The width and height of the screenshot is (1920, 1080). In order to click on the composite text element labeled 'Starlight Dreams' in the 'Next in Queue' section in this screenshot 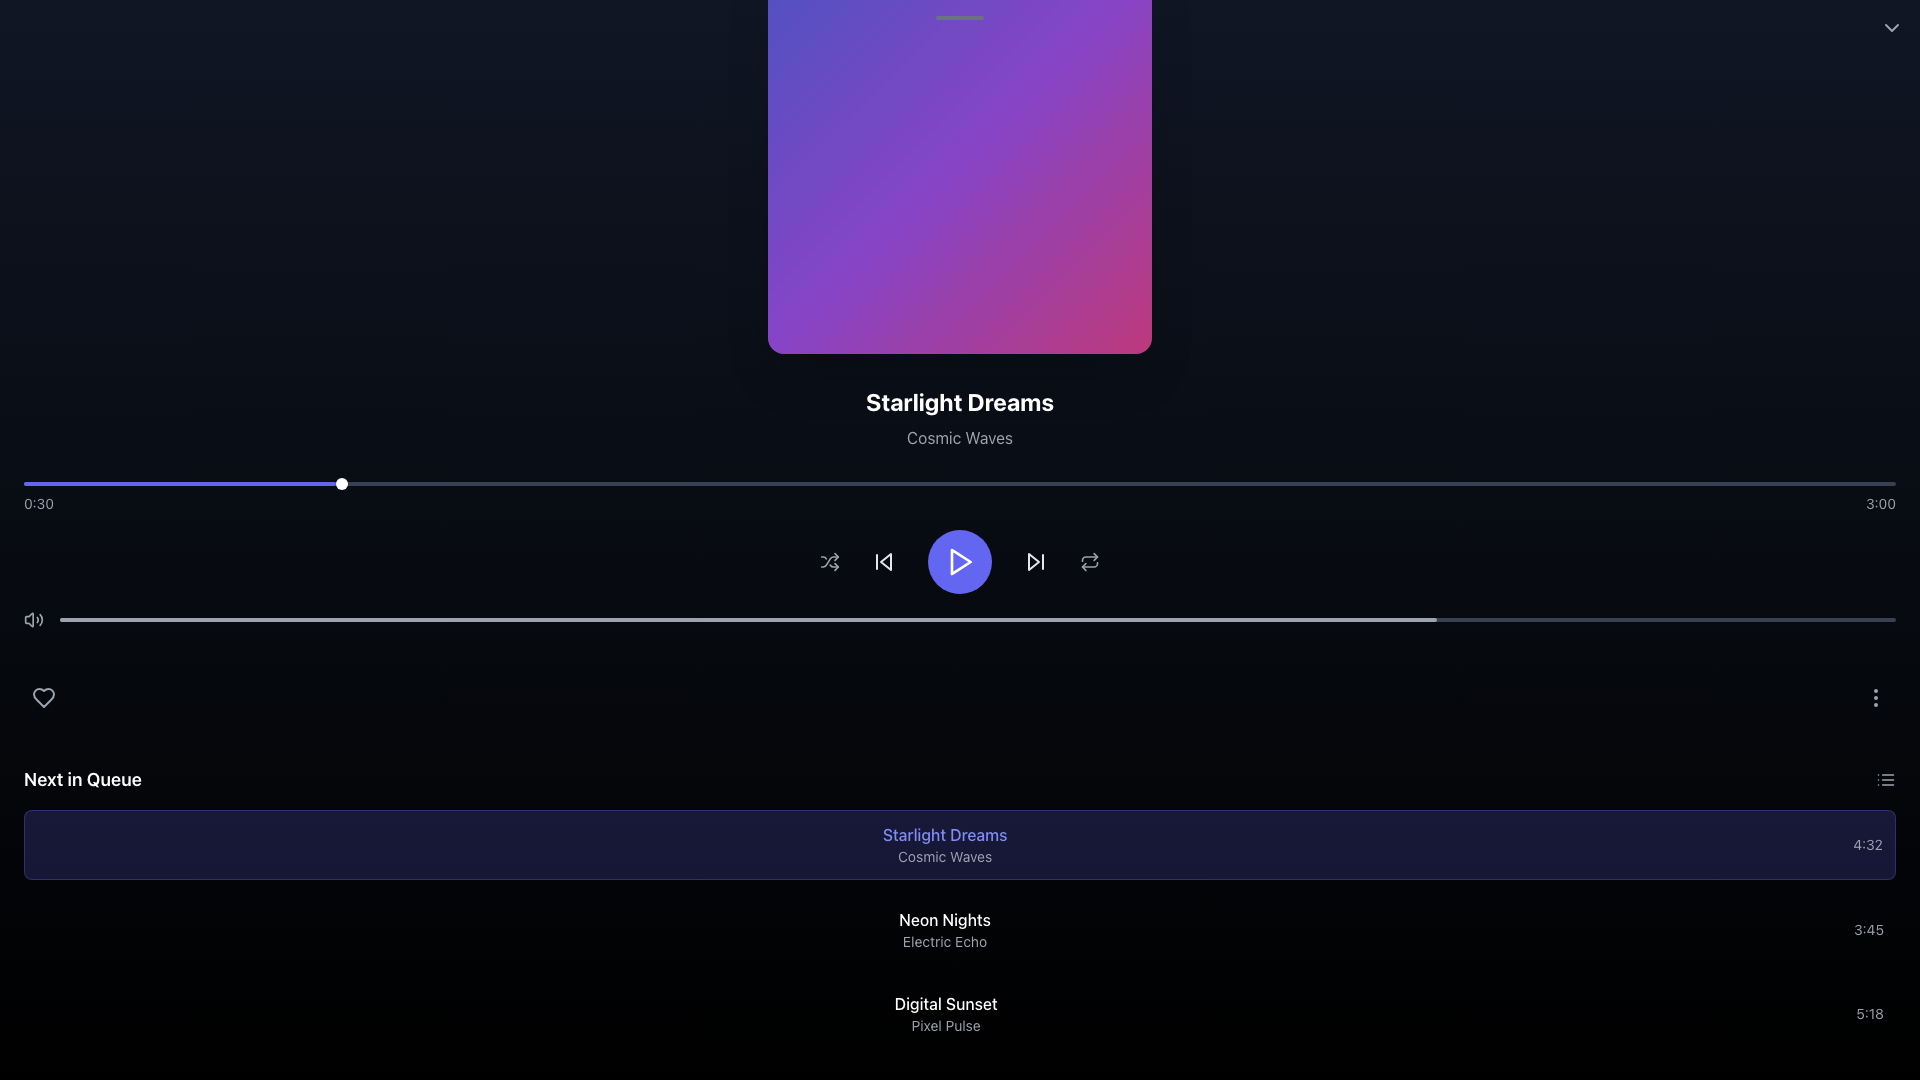, I will do `click(944, 844)`.